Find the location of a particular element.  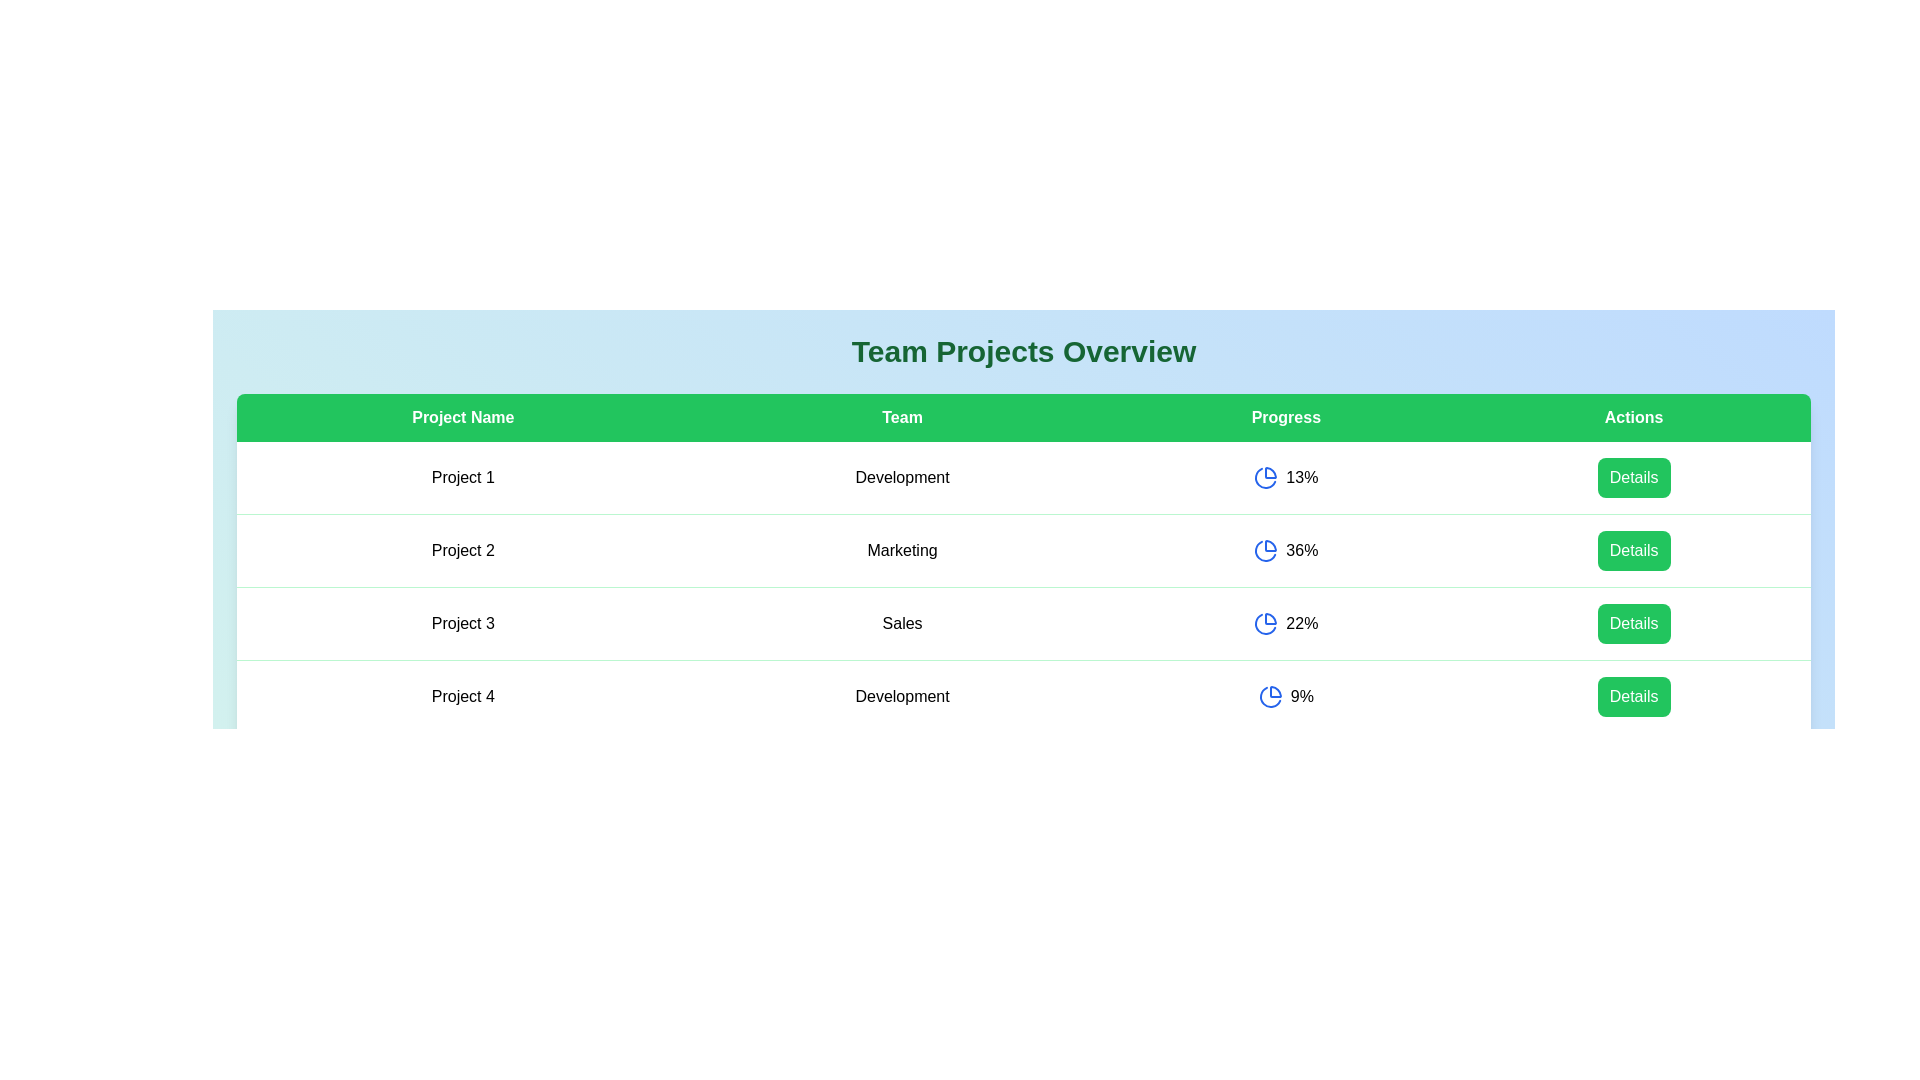

the 'Details' button for the project with the name Project 1 is located at coordinates (1634, 478).